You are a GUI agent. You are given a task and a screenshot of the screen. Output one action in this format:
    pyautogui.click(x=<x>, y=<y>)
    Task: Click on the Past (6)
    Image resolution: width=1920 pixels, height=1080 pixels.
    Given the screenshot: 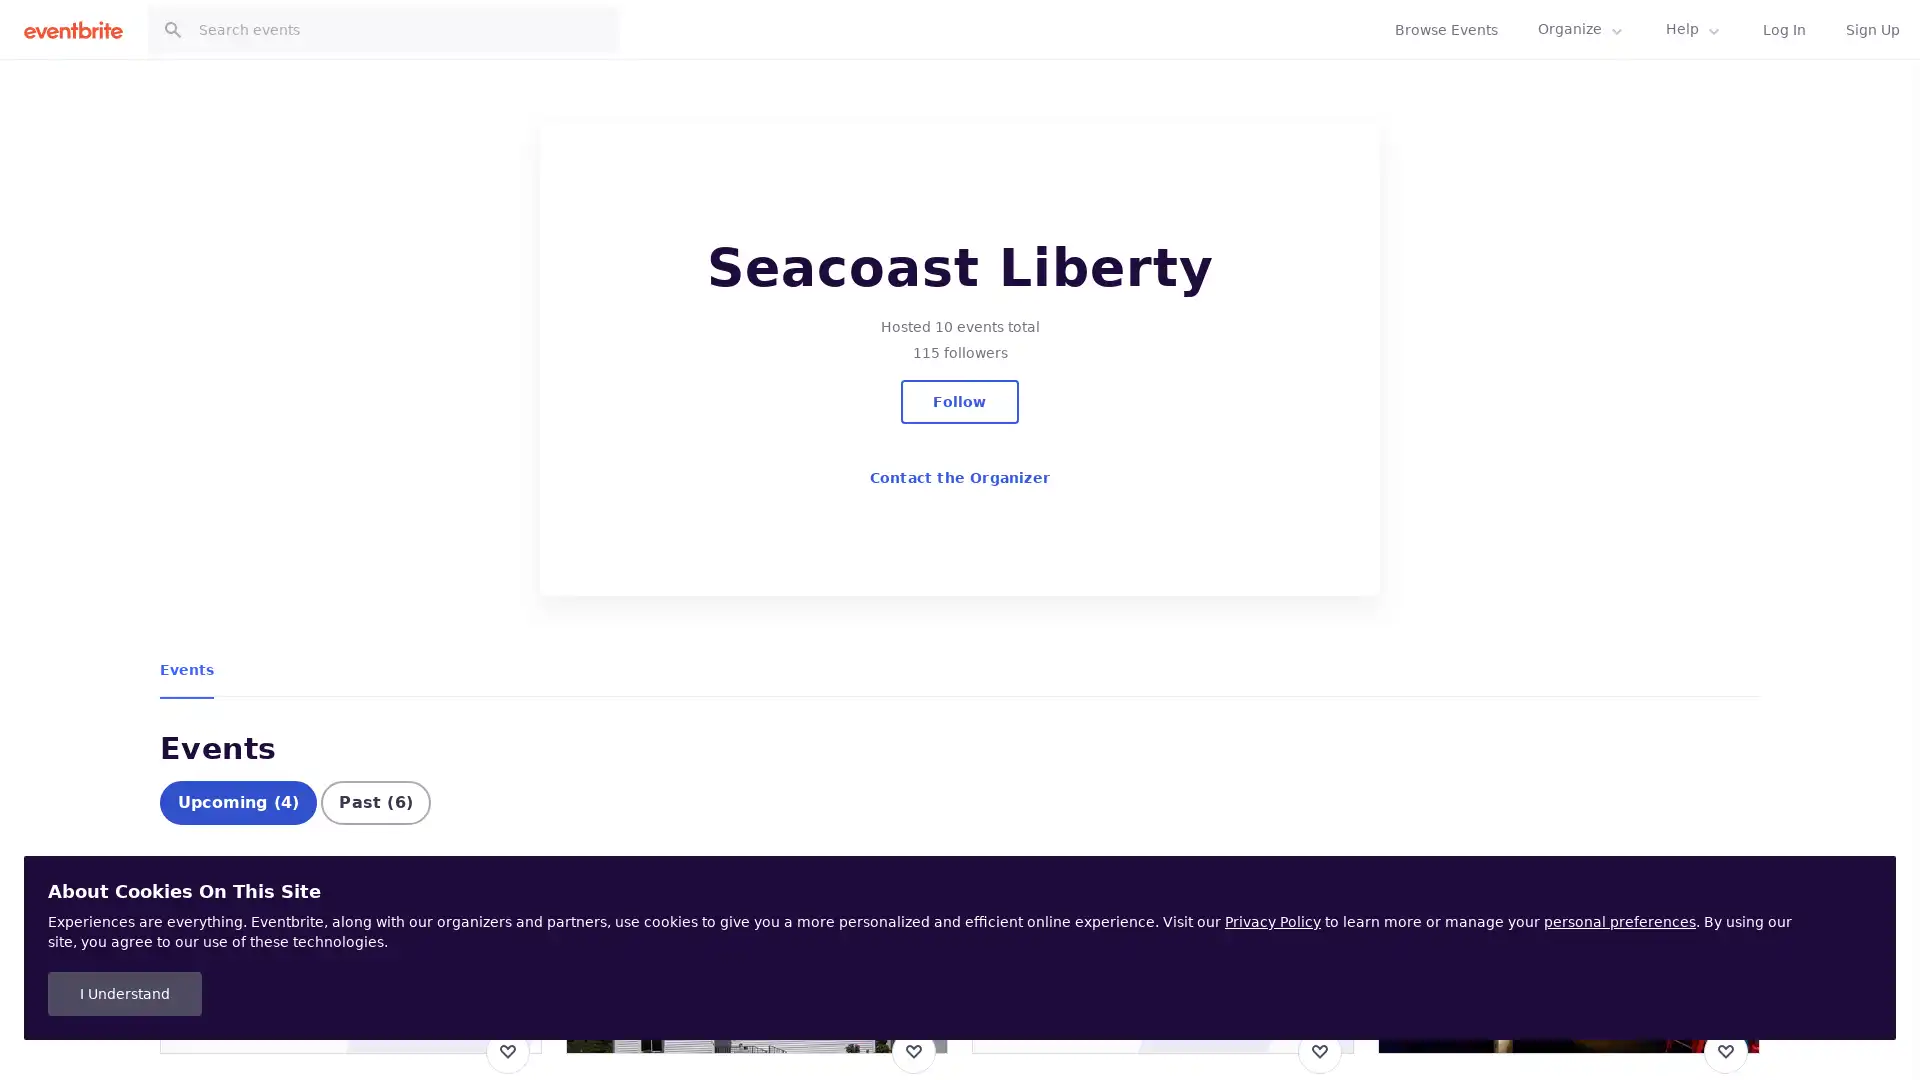 What is the action you would take?
    pyautogui.click(x=375, y=837)
    